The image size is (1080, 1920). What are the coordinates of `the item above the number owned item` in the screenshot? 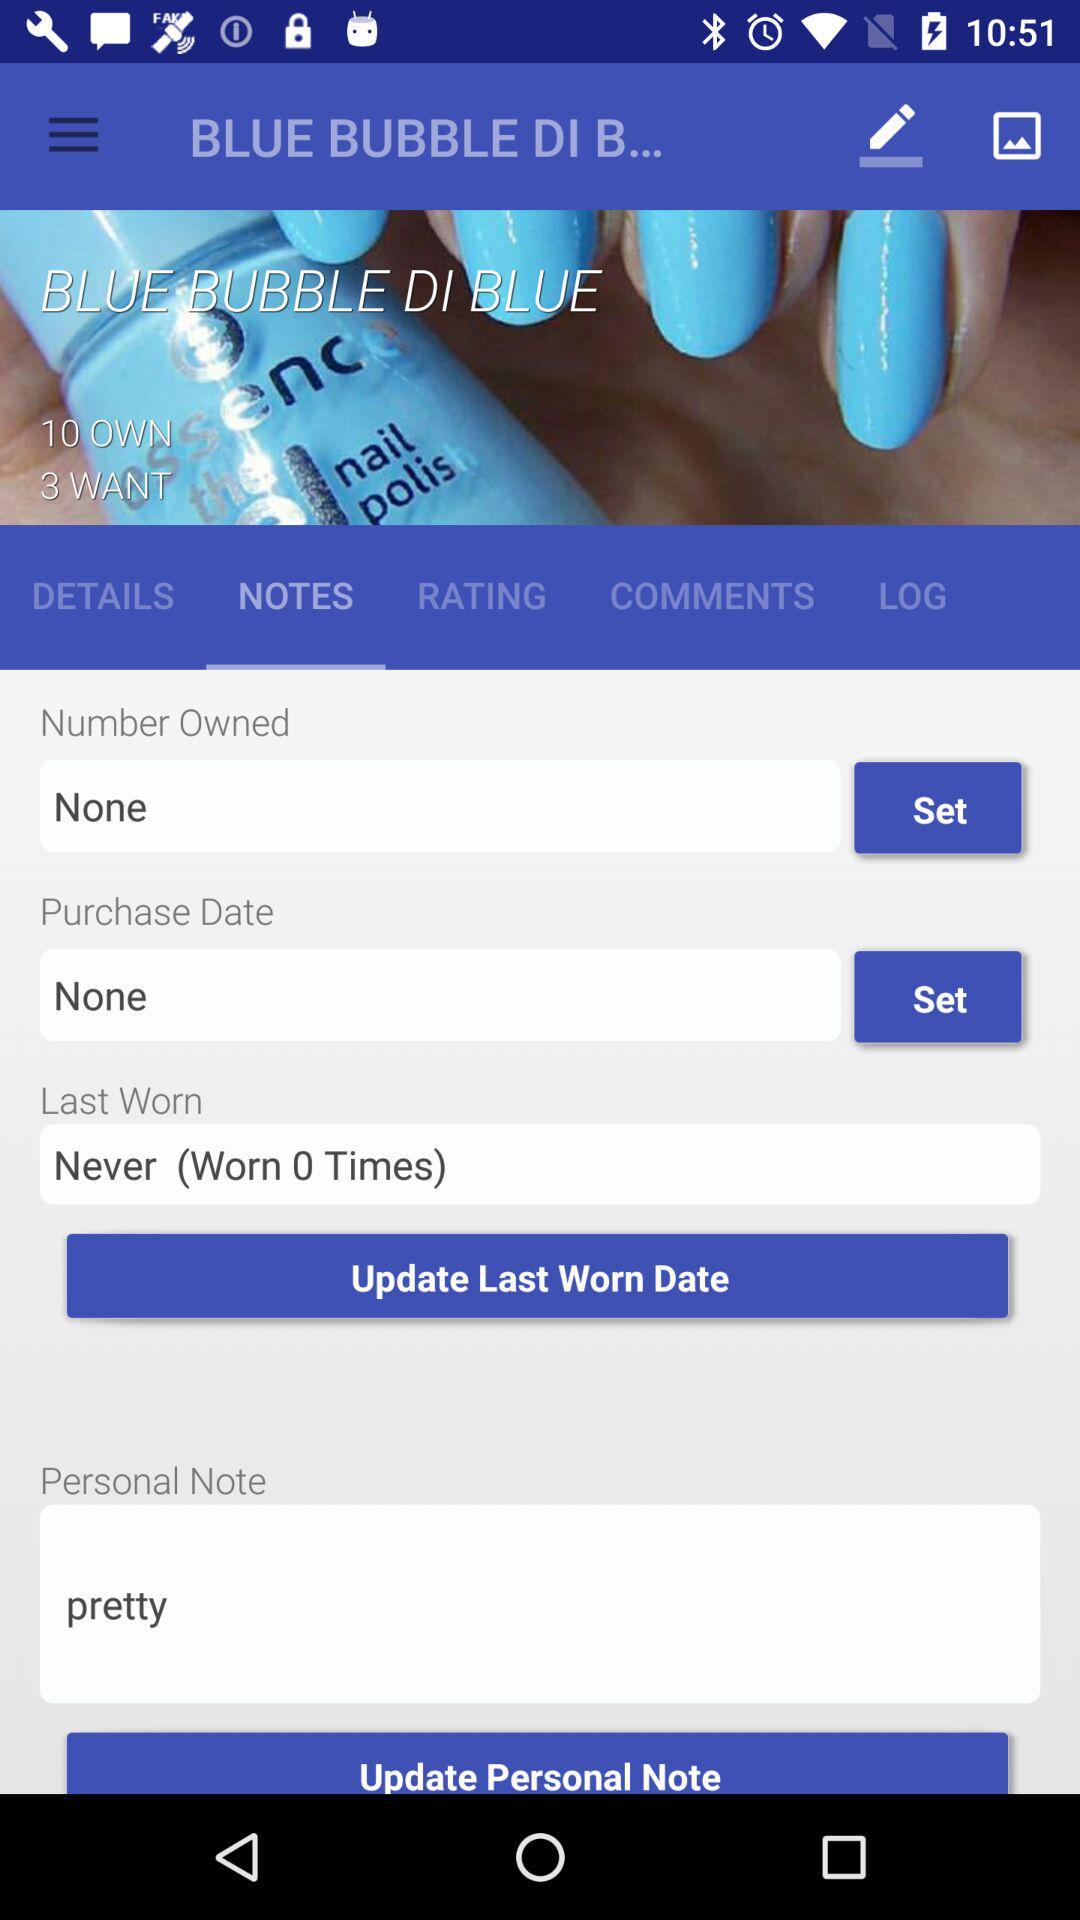 It's located at (711, 593).